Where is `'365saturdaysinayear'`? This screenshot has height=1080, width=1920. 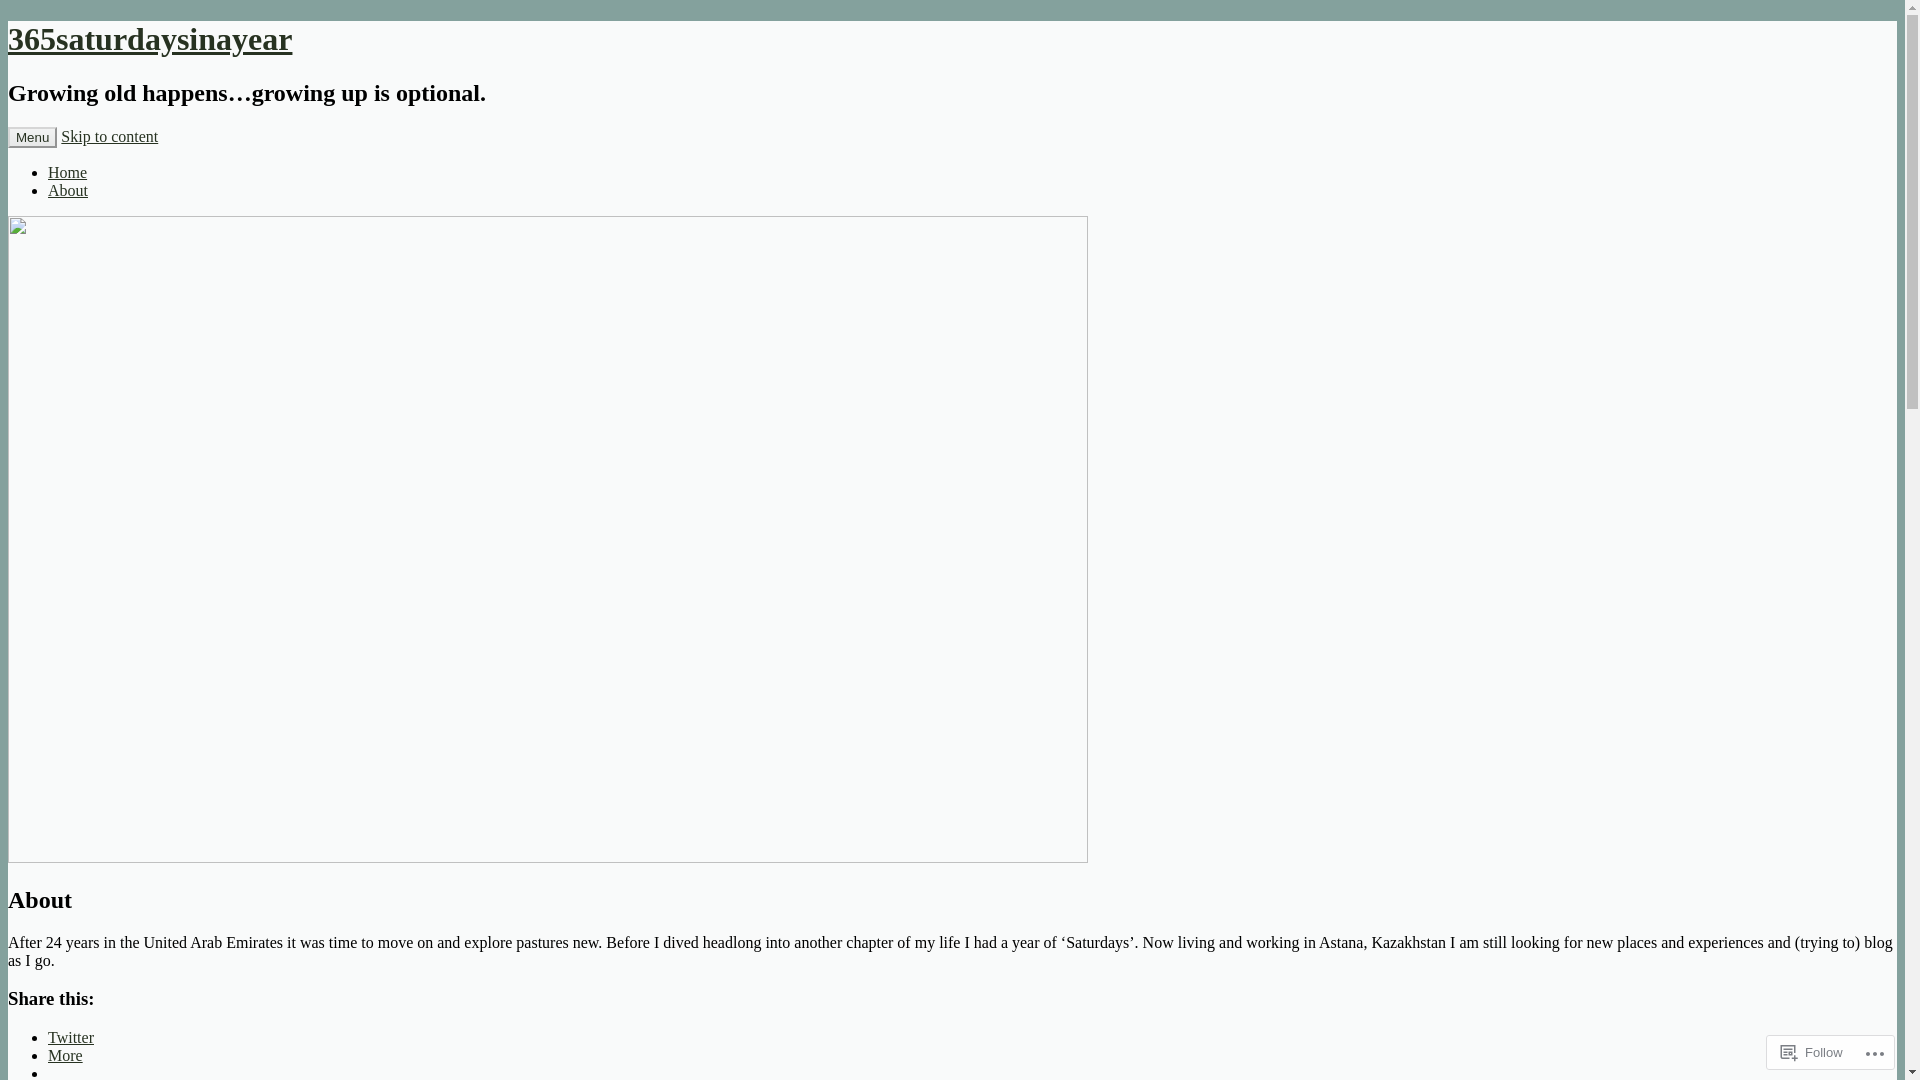
'365saturdaysinayear' is located at coordinates (8, 38).